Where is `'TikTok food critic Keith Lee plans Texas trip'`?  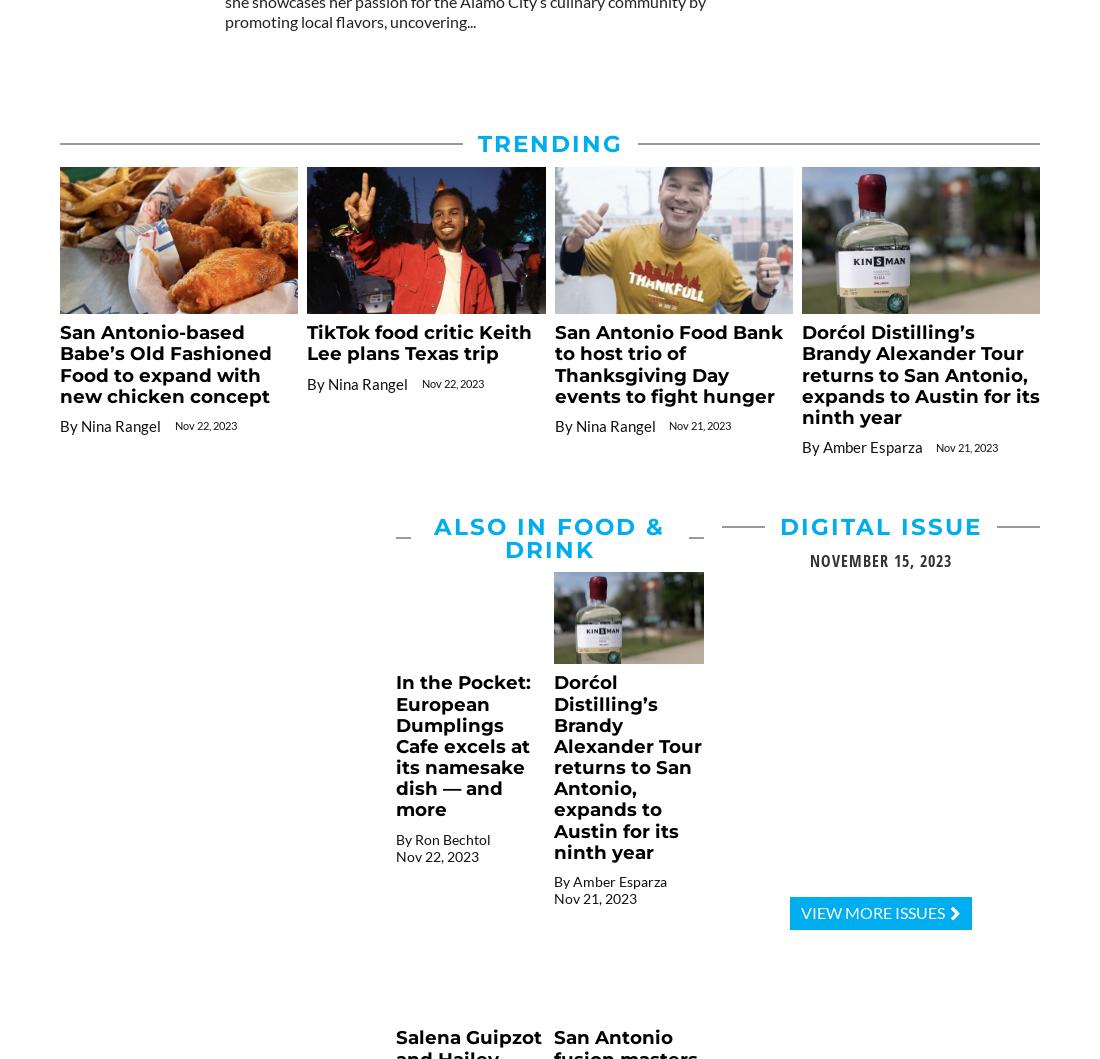 'TikTok food critic Keith Lee plans Texas trip' is located at coordinates (418, 342).